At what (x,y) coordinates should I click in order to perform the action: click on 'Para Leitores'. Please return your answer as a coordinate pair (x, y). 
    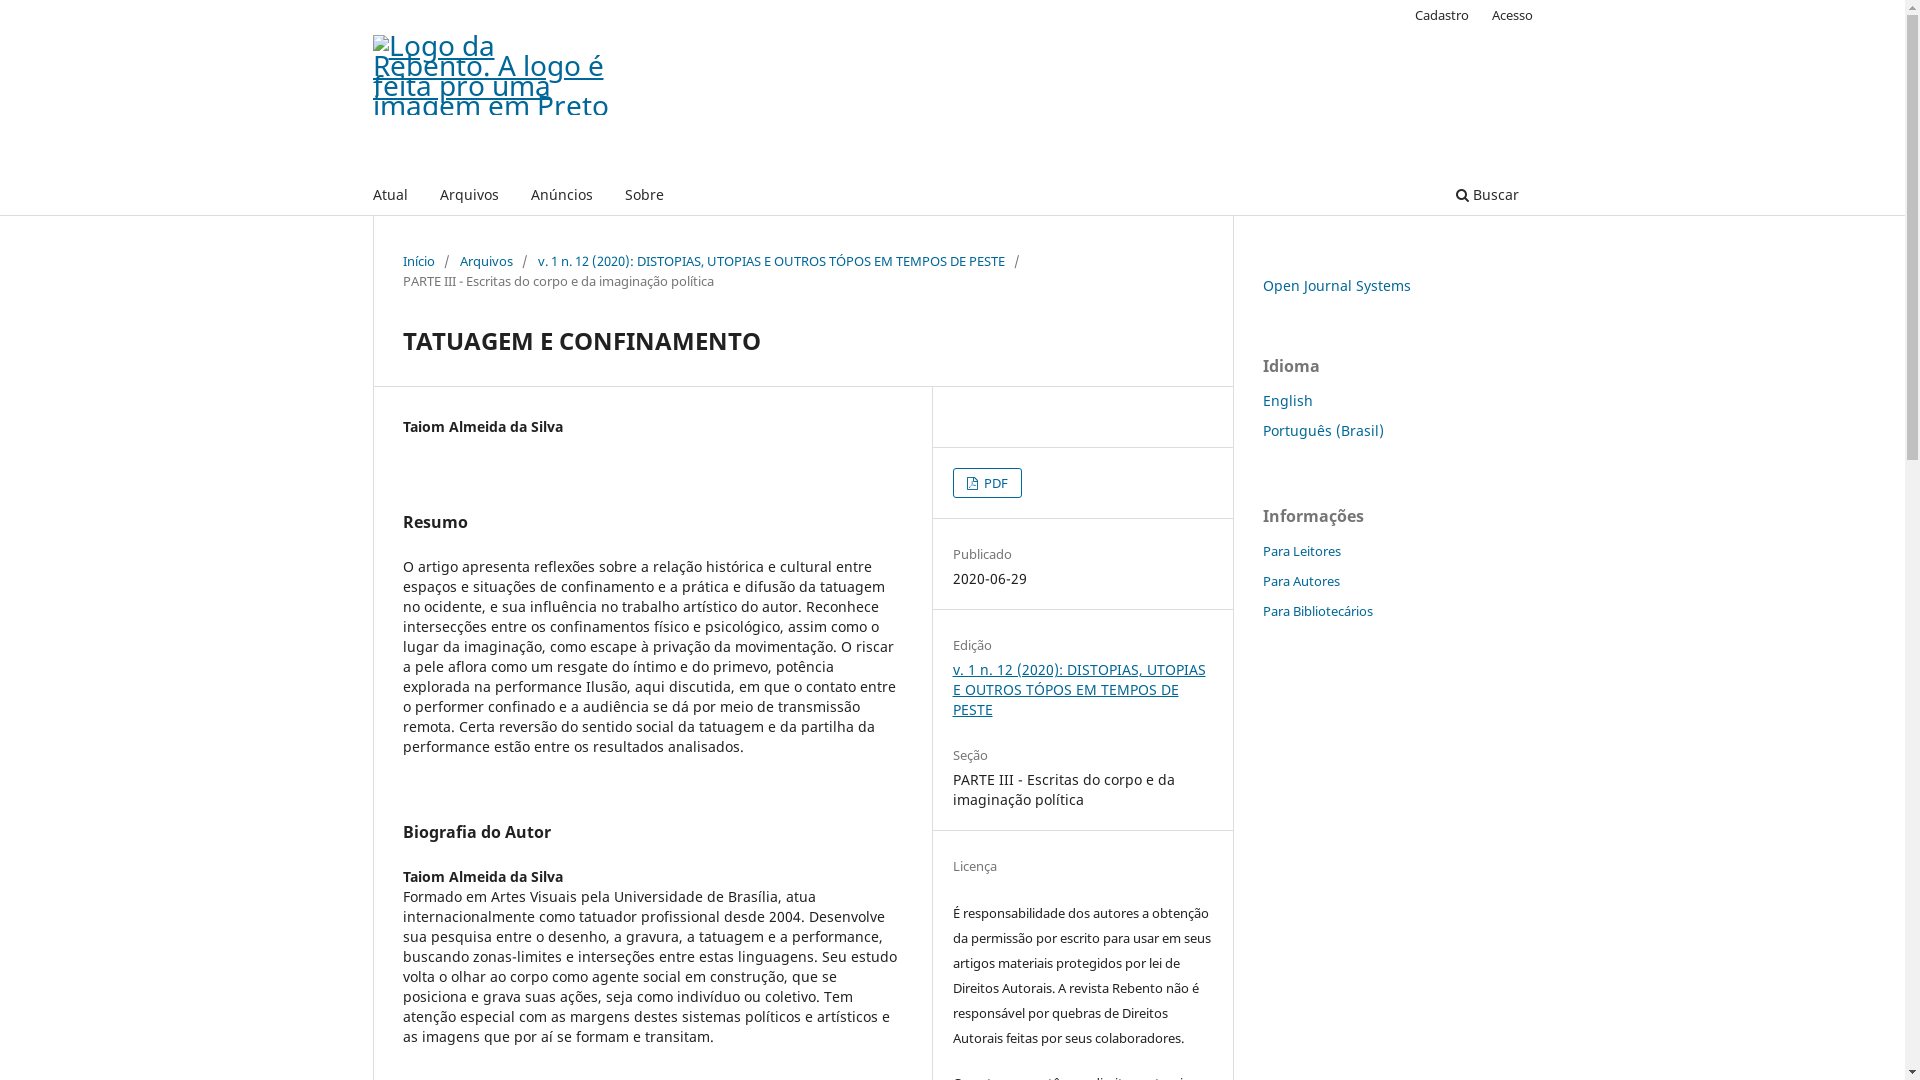
    Looking at the image, I should click on (1300, 551).